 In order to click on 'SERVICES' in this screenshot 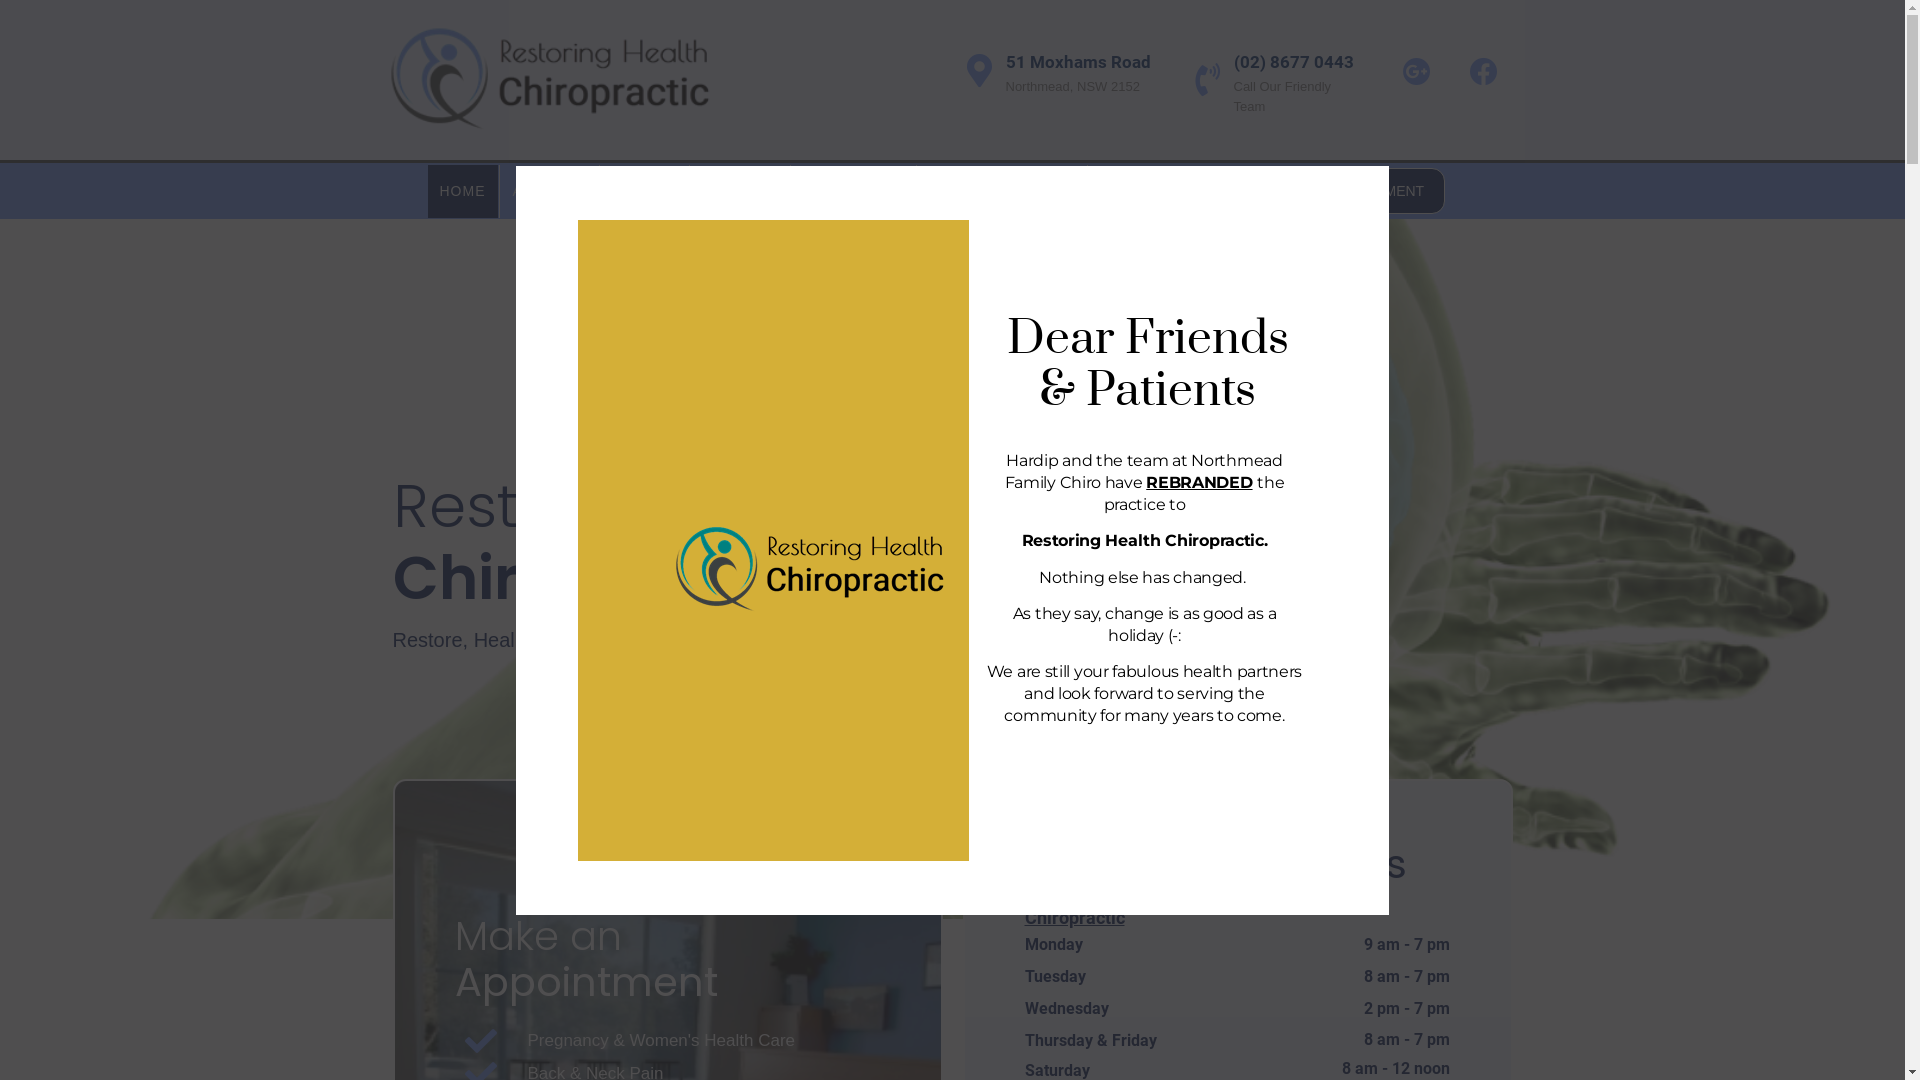, I will do `click(791, 190)`.